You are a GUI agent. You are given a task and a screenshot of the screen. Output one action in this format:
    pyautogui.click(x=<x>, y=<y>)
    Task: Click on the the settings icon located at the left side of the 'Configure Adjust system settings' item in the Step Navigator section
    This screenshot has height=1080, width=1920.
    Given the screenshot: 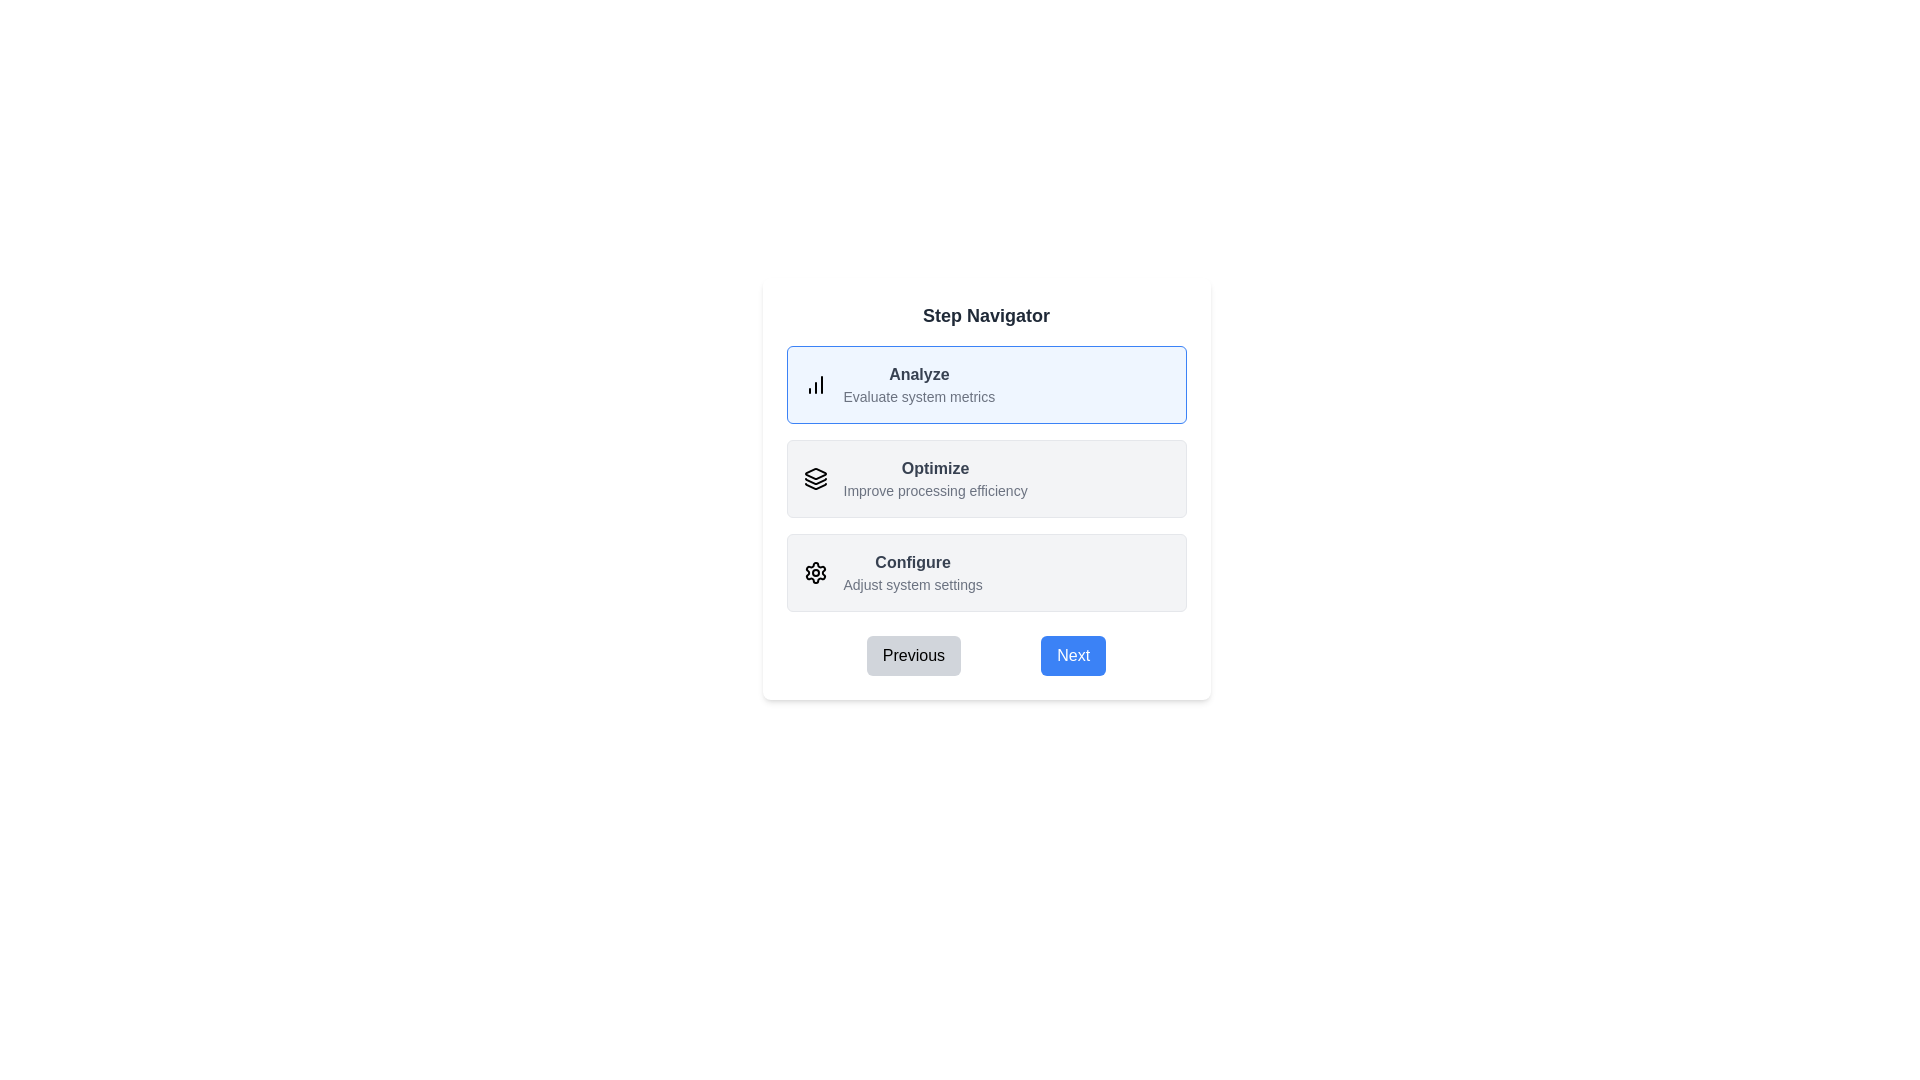 What is the action you would take?
    pyautogui.click(x=815, y=573)
    